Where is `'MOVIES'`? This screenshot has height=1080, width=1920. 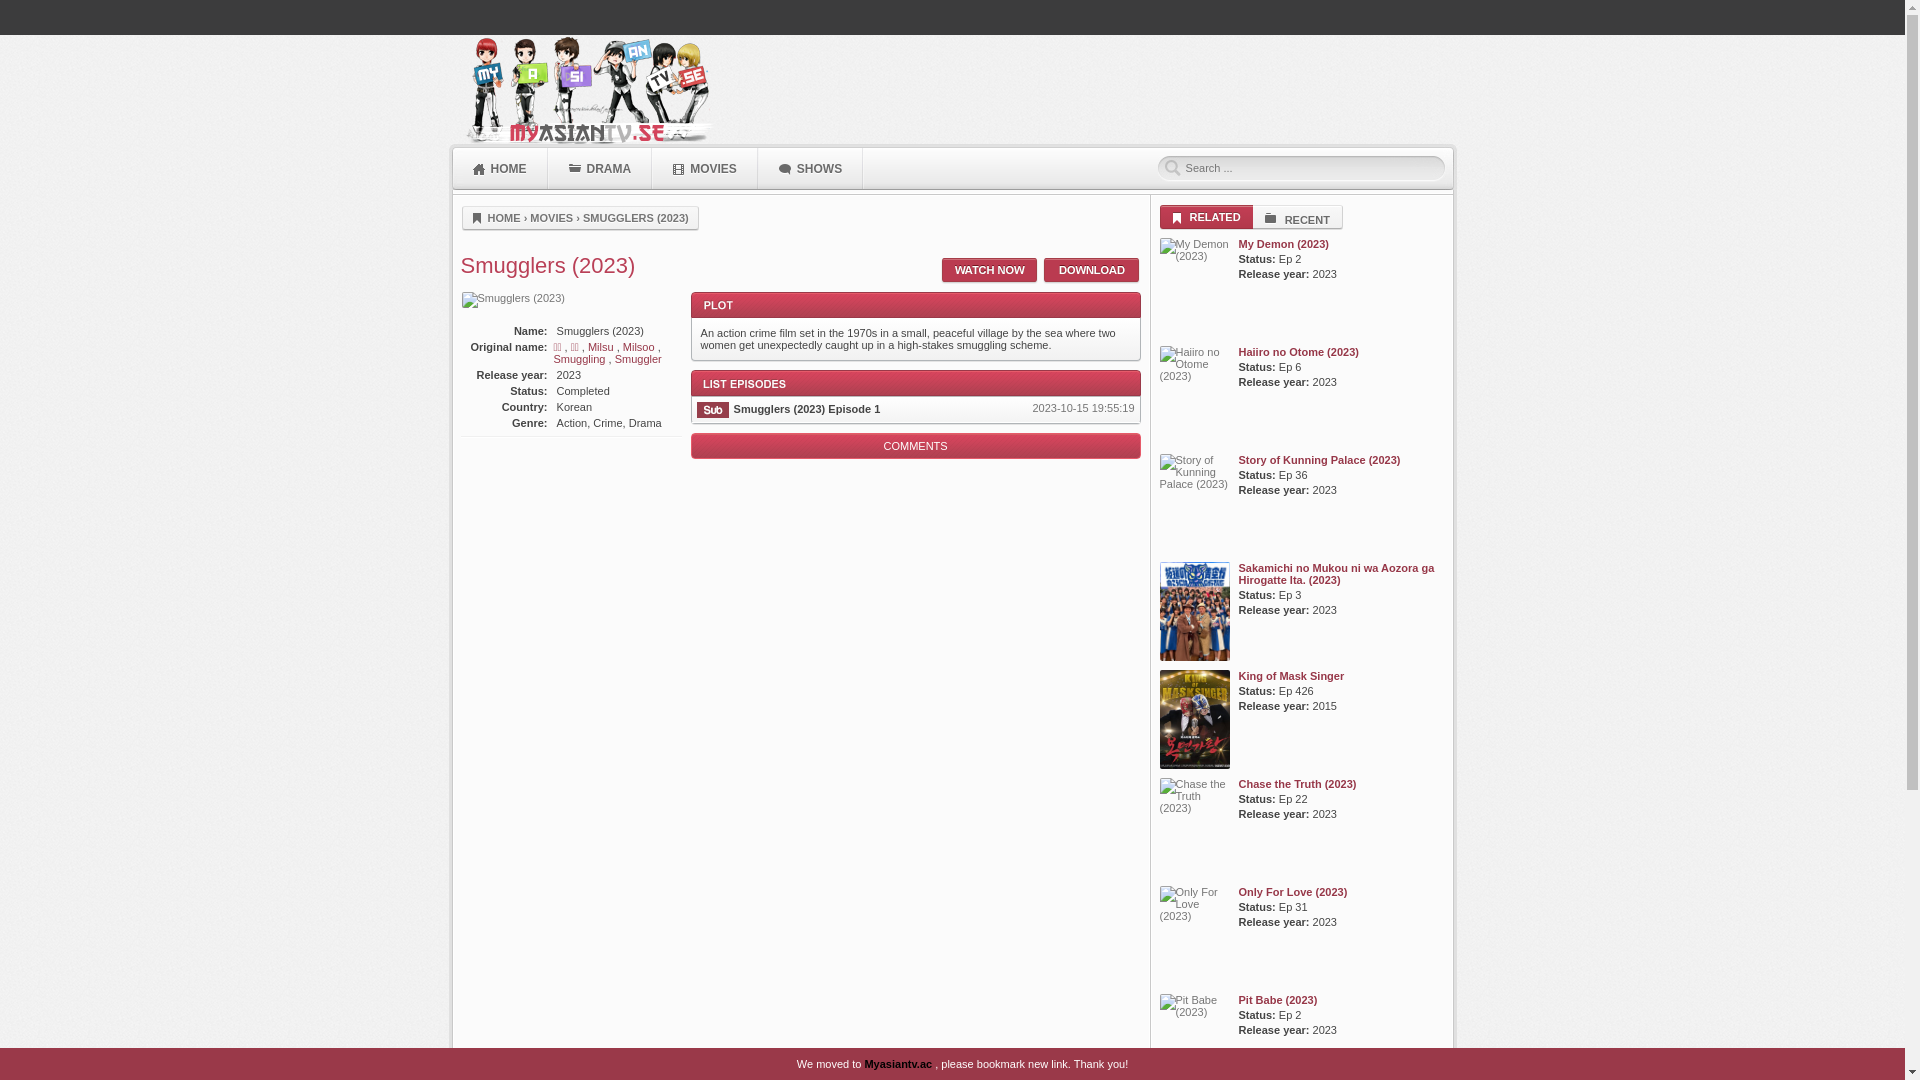 'MOVIES' is located at coordinates (705, 174).